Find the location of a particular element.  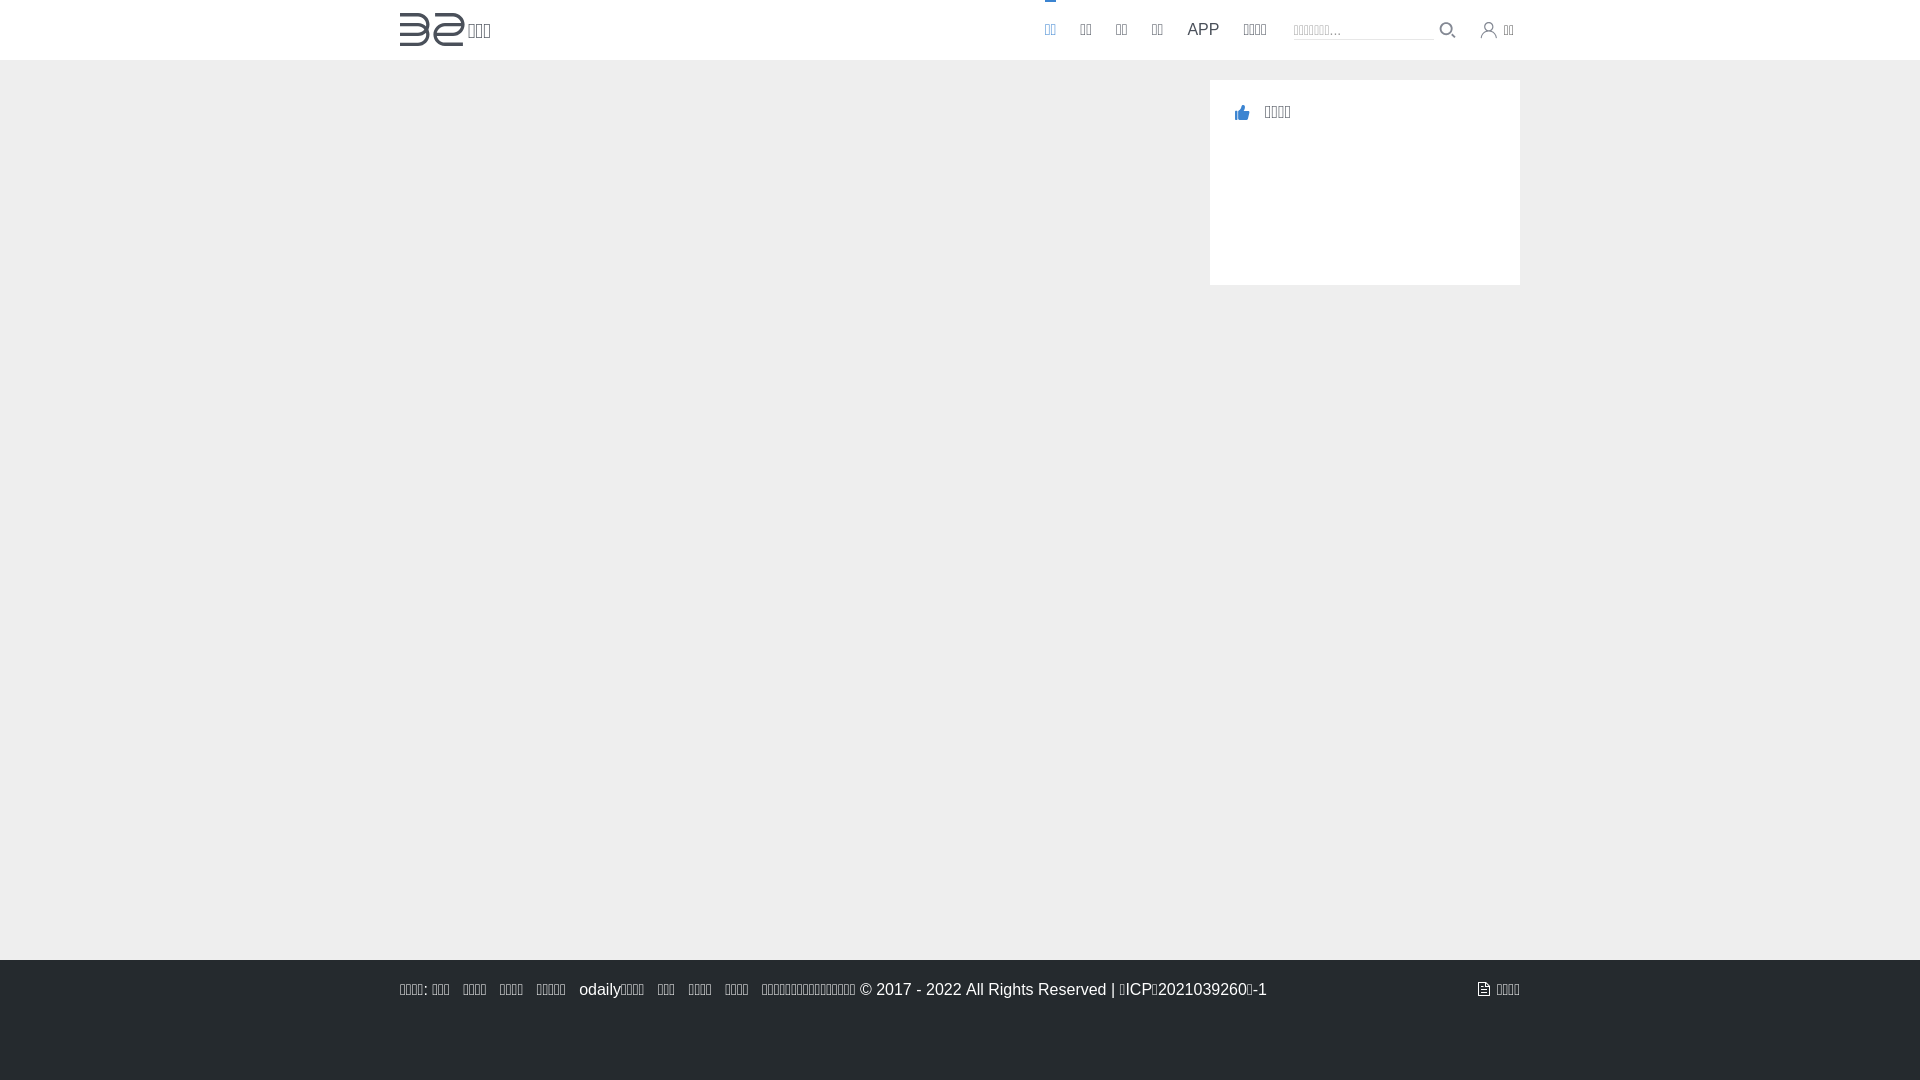

'APP' is located at coordinates (1186, 12).